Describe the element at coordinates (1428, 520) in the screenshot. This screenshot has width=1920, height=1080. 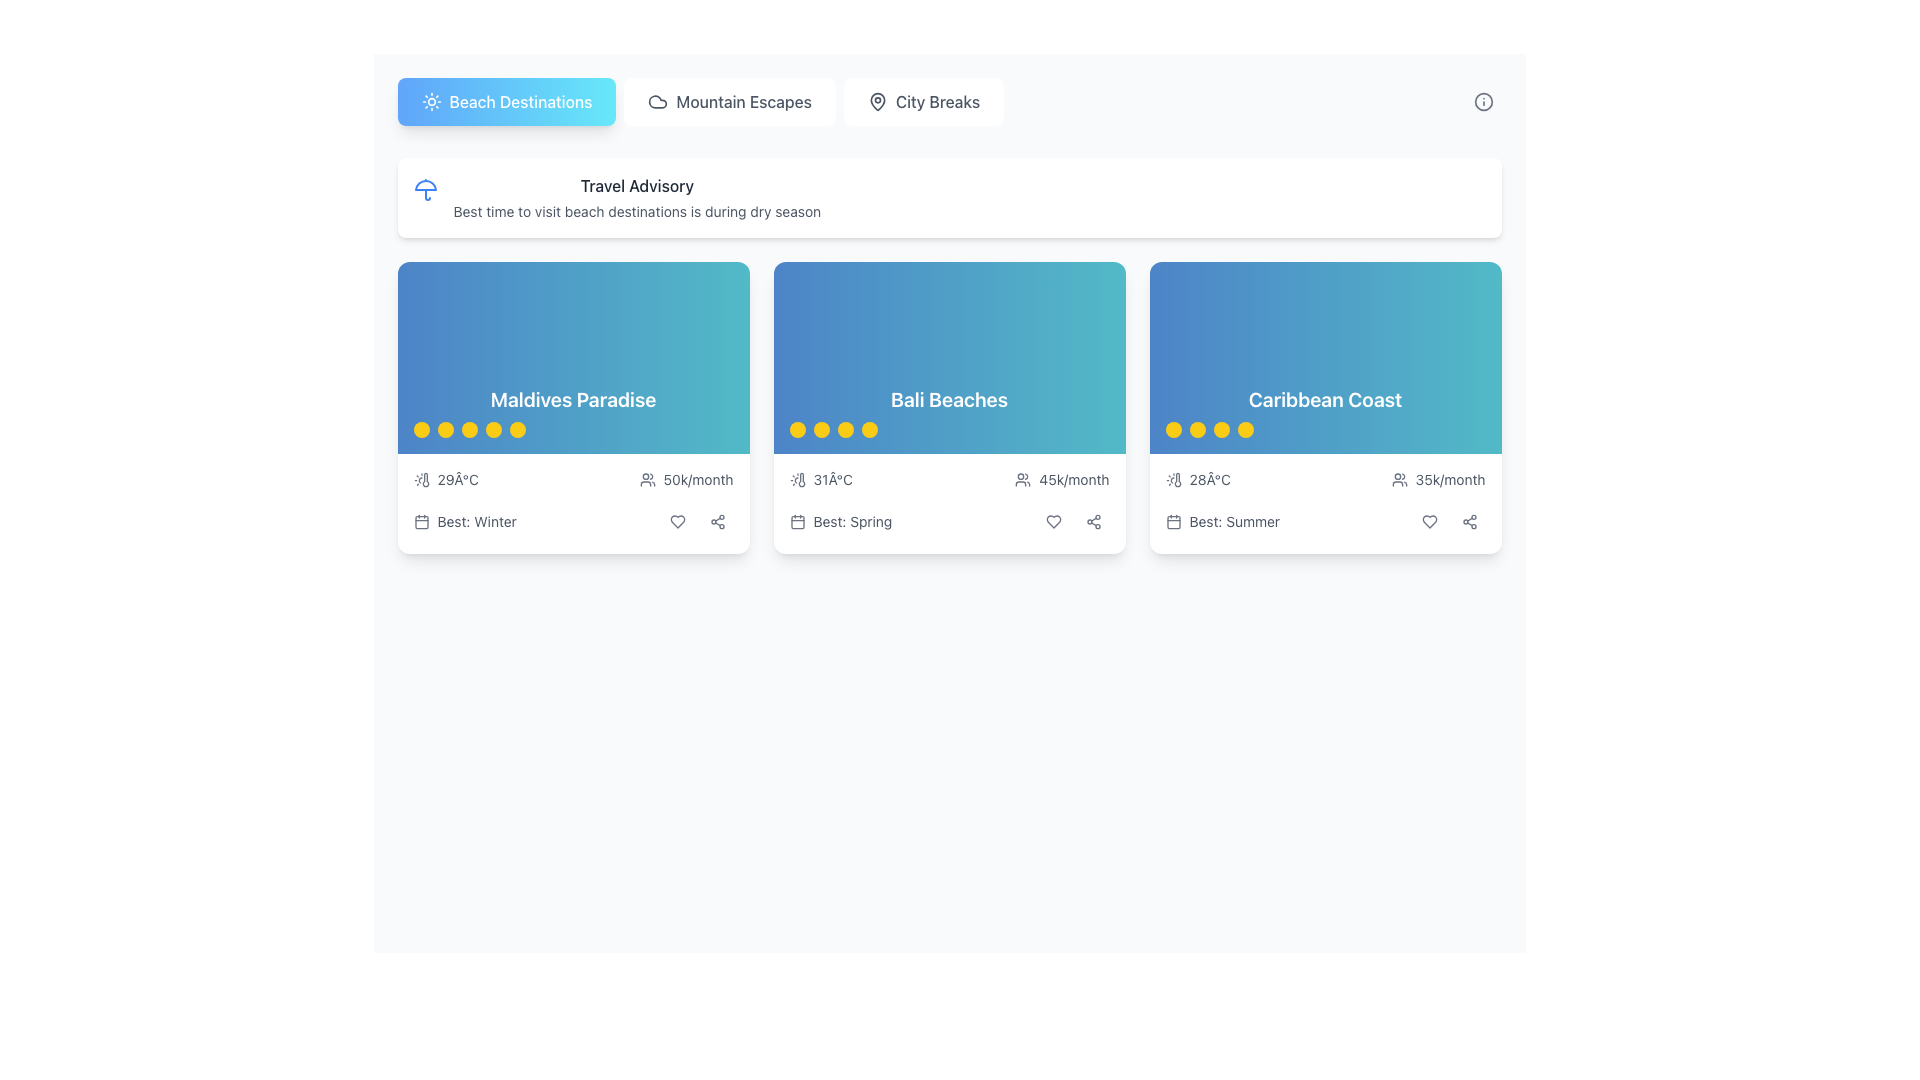
I see `the heart-shaped 'like' button located in the bottom section of the 'Caribbean Coast' card` at that location.